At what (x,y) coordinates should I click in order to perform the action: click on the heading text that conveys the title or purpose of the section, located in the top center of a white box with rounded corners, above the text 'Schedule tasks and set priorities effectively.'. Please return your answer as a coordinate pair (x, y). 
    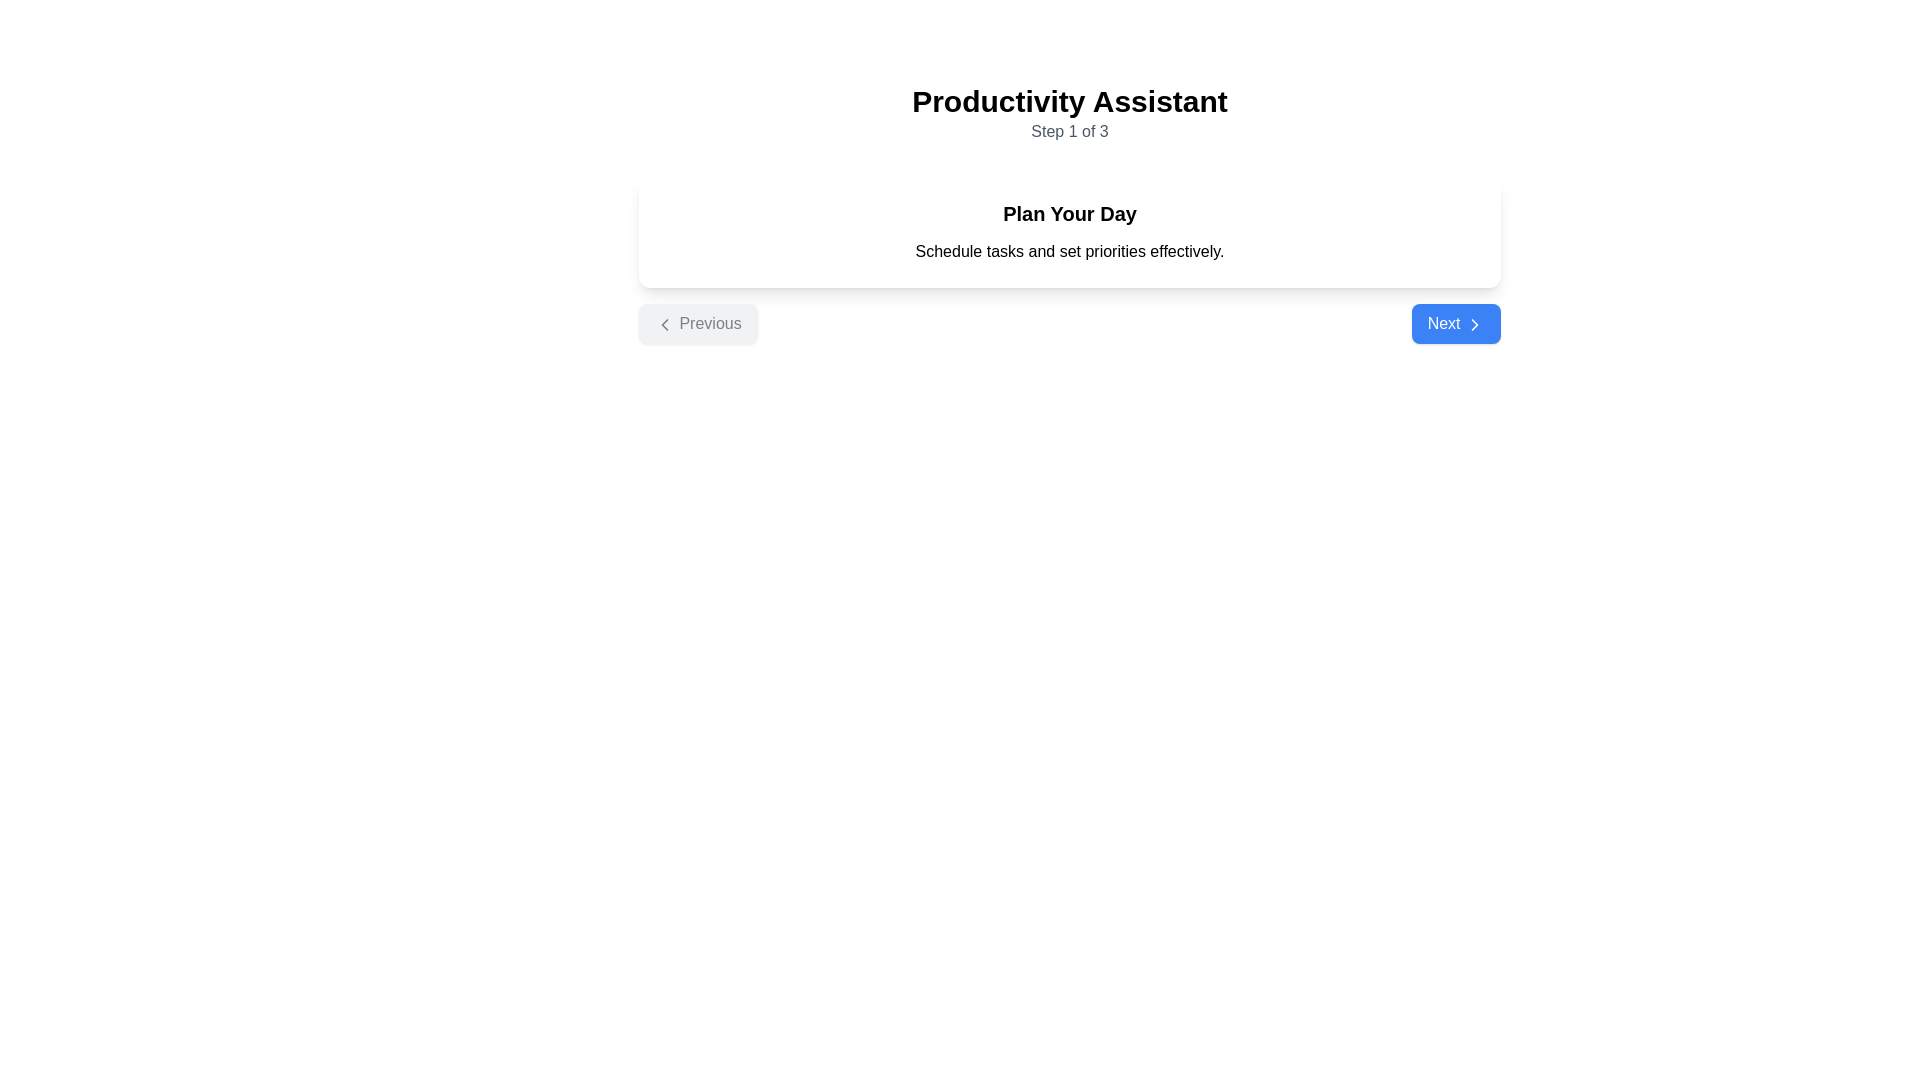
    Looking at the image, I should click on (1069, 213).